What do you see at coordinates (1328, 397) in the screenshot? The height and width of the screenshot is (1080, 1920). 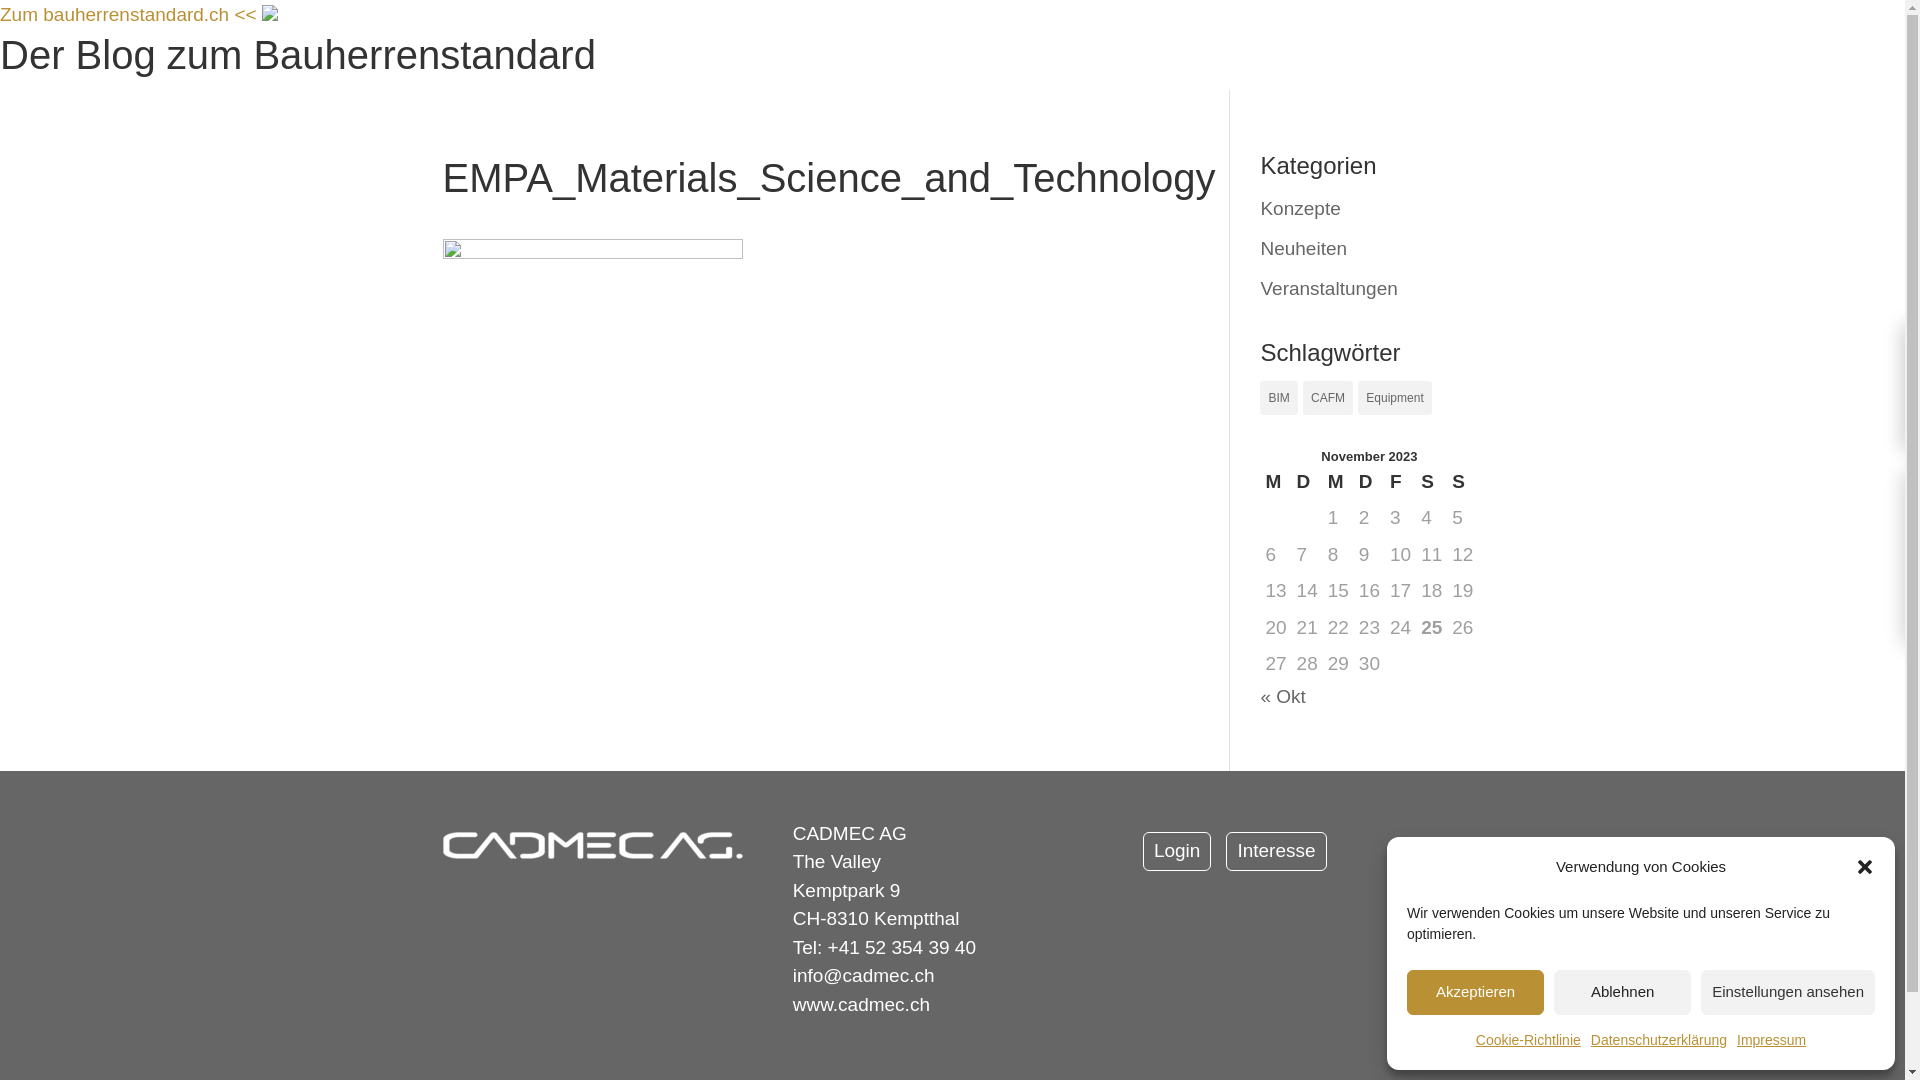 I see `'CAFM'` at bounding box center [1328, 397].